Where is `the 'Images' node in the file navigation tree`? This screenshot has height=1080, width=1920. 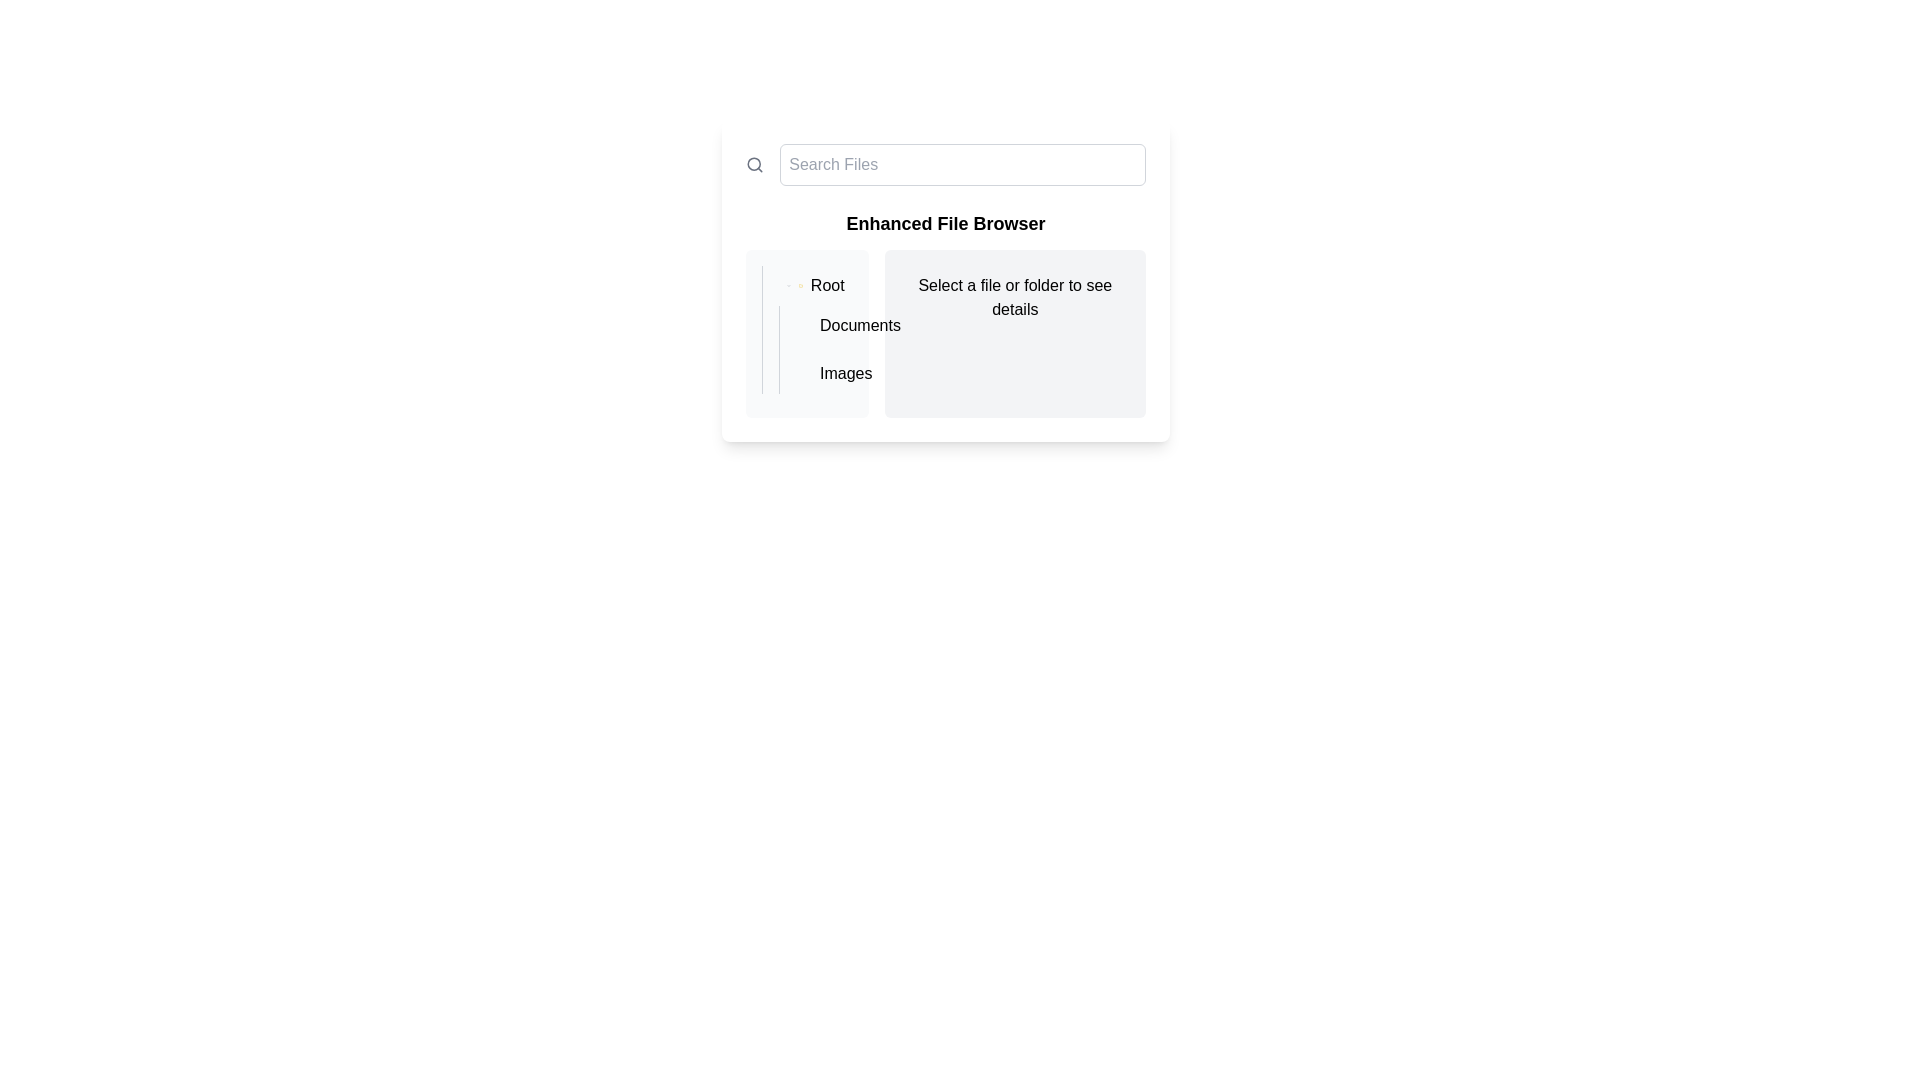
the 'Images' node in the file navigation tree is located at coordinates (824, 374).